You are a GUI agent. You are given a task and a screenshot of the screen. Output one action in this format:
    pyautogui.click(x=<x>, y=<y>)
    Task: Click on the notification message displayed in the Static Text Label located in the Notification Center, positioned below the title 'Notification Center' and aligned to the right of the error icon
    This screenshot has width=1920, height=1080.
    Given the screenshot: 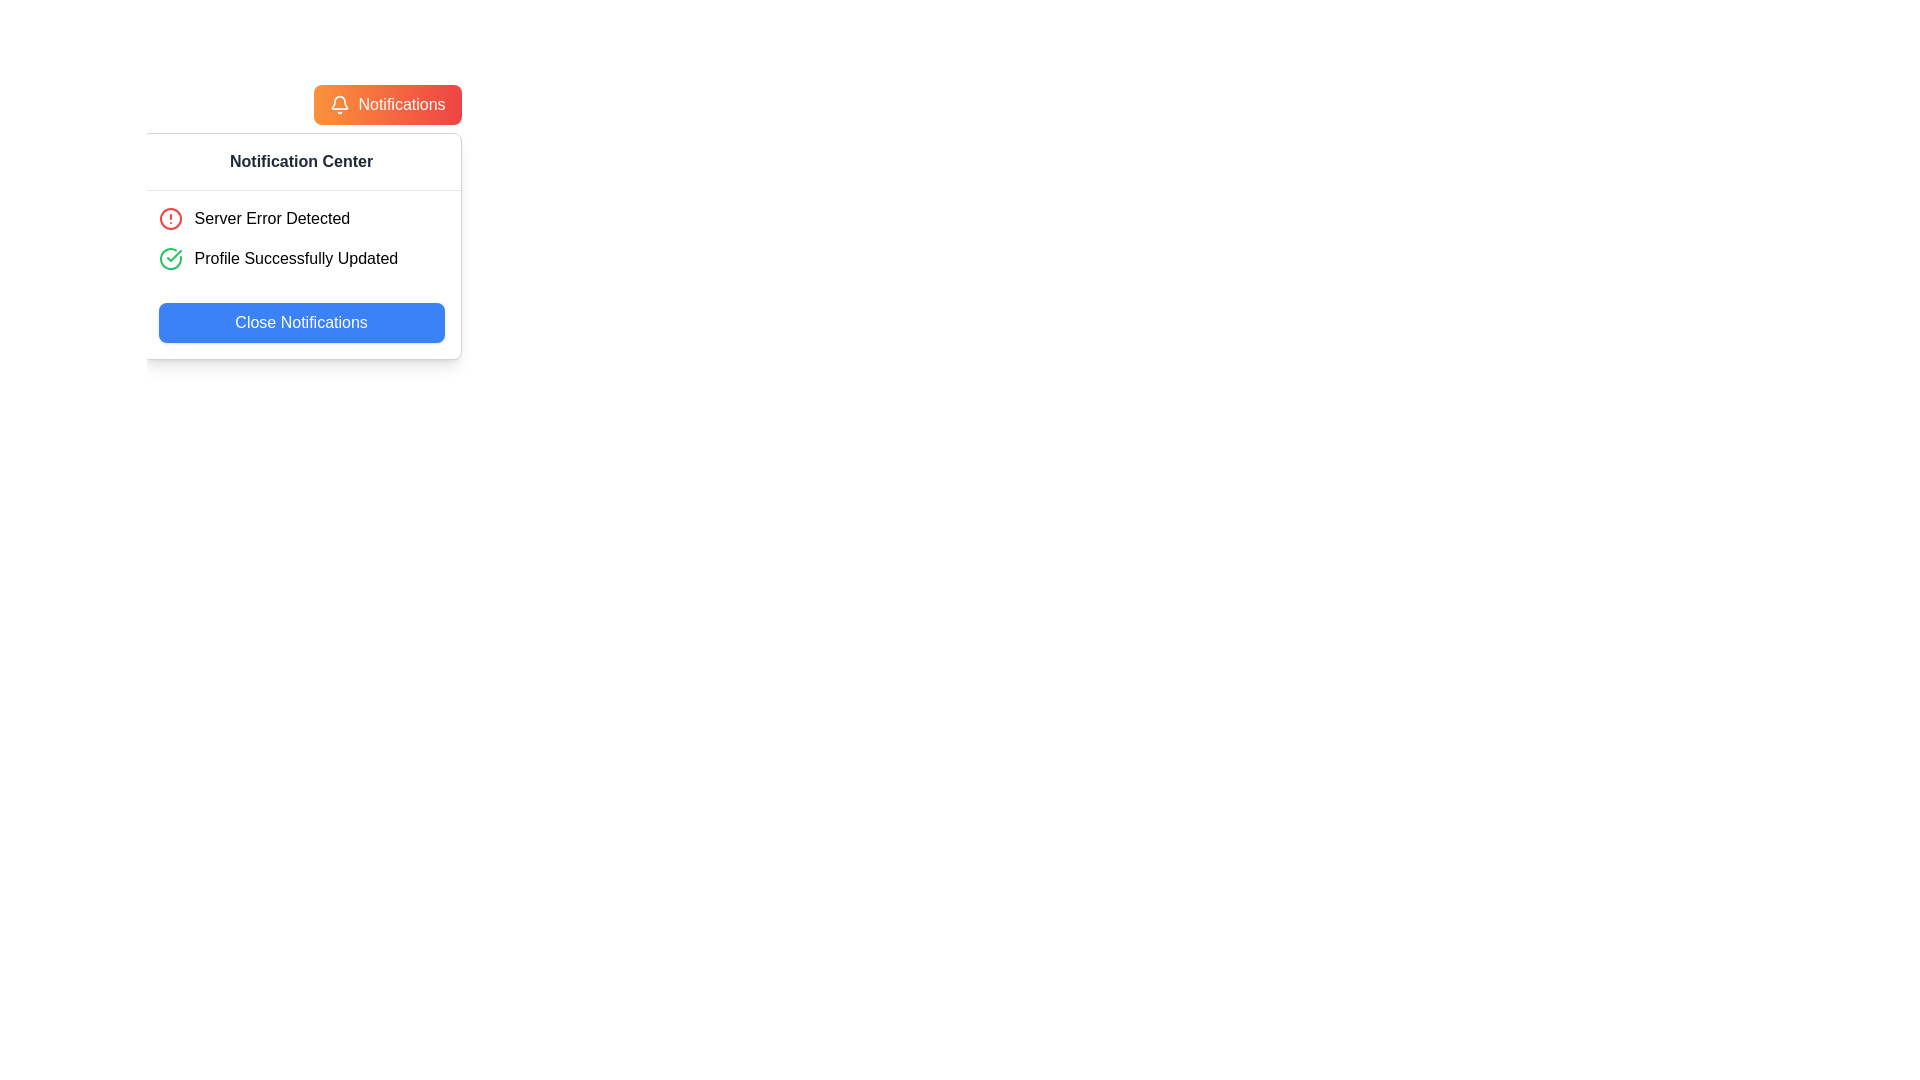 What is the action you would take?
    pyautogui.click(x=271, y=219)
    